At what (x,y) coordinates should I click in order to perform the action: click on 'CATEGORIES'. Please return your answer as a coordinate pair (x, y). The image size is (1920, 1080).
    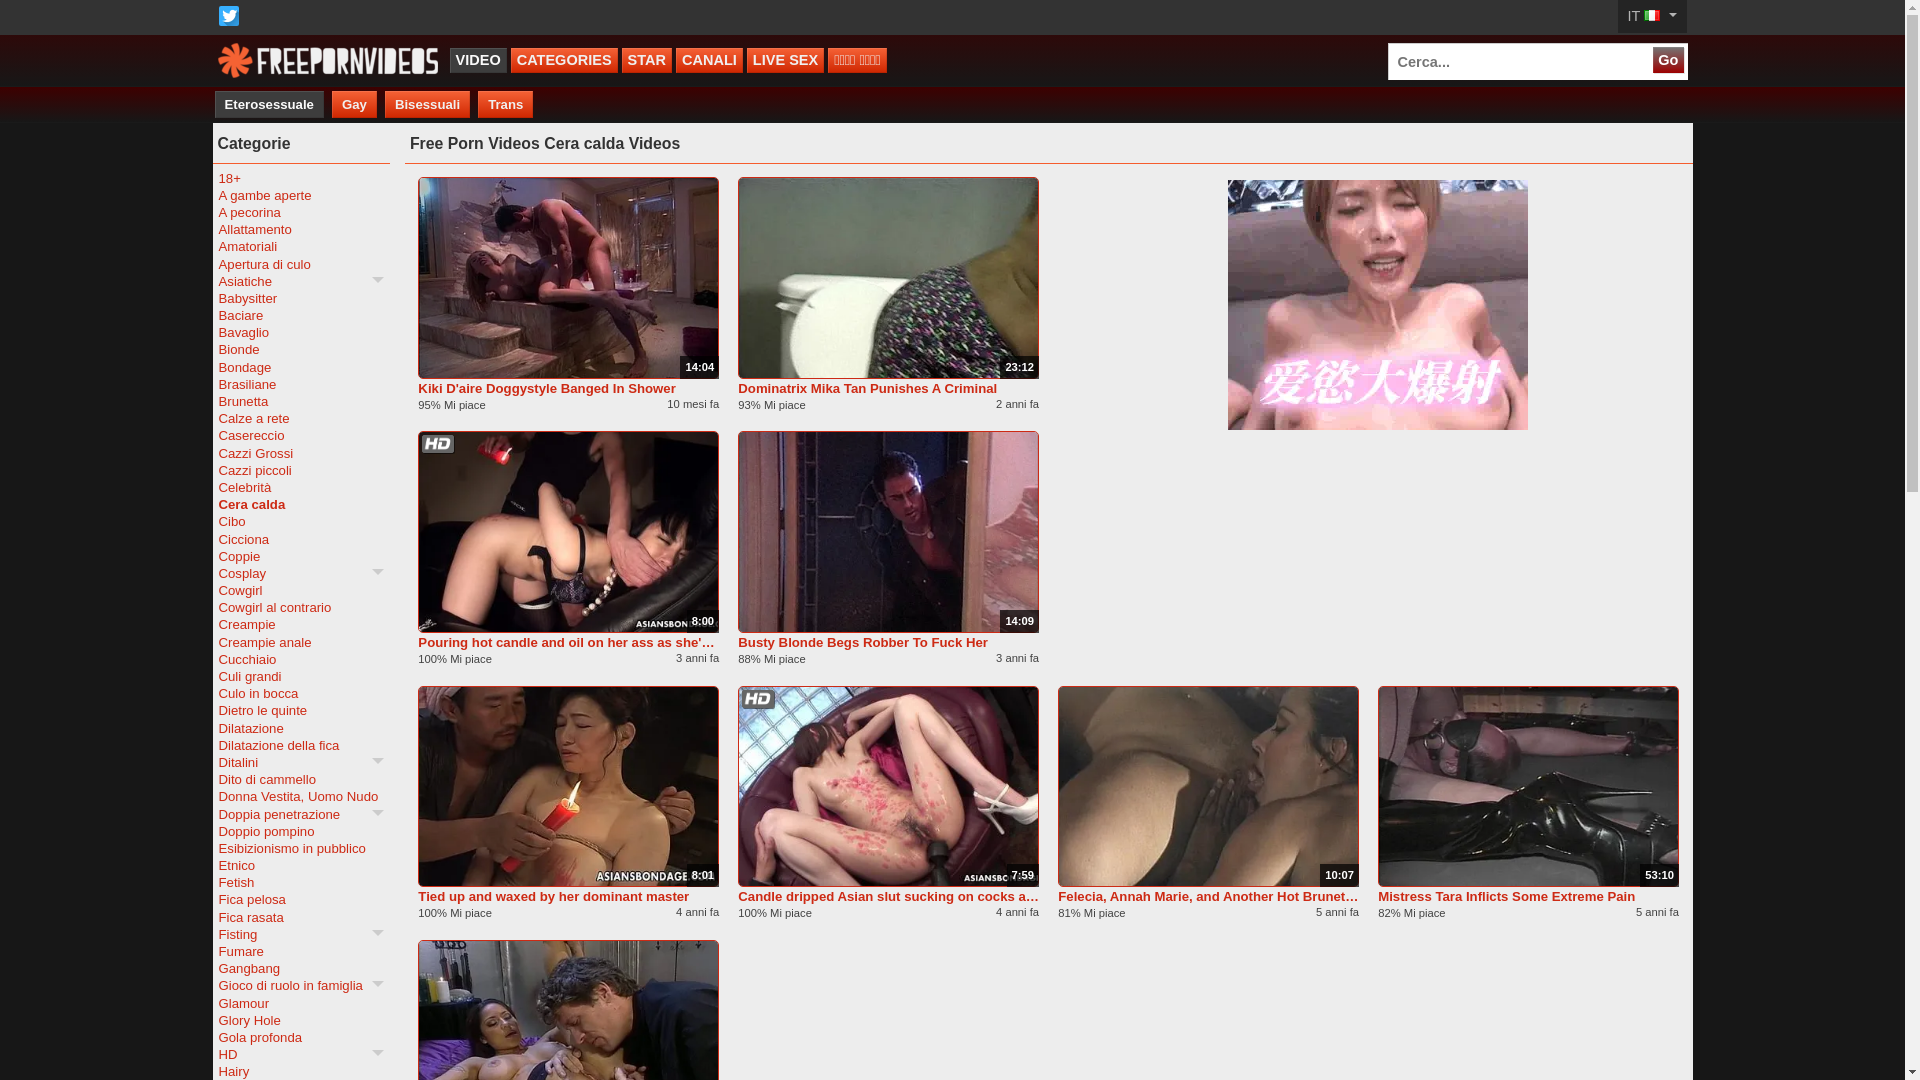
    Looking at the image, I should click on (563, 59).